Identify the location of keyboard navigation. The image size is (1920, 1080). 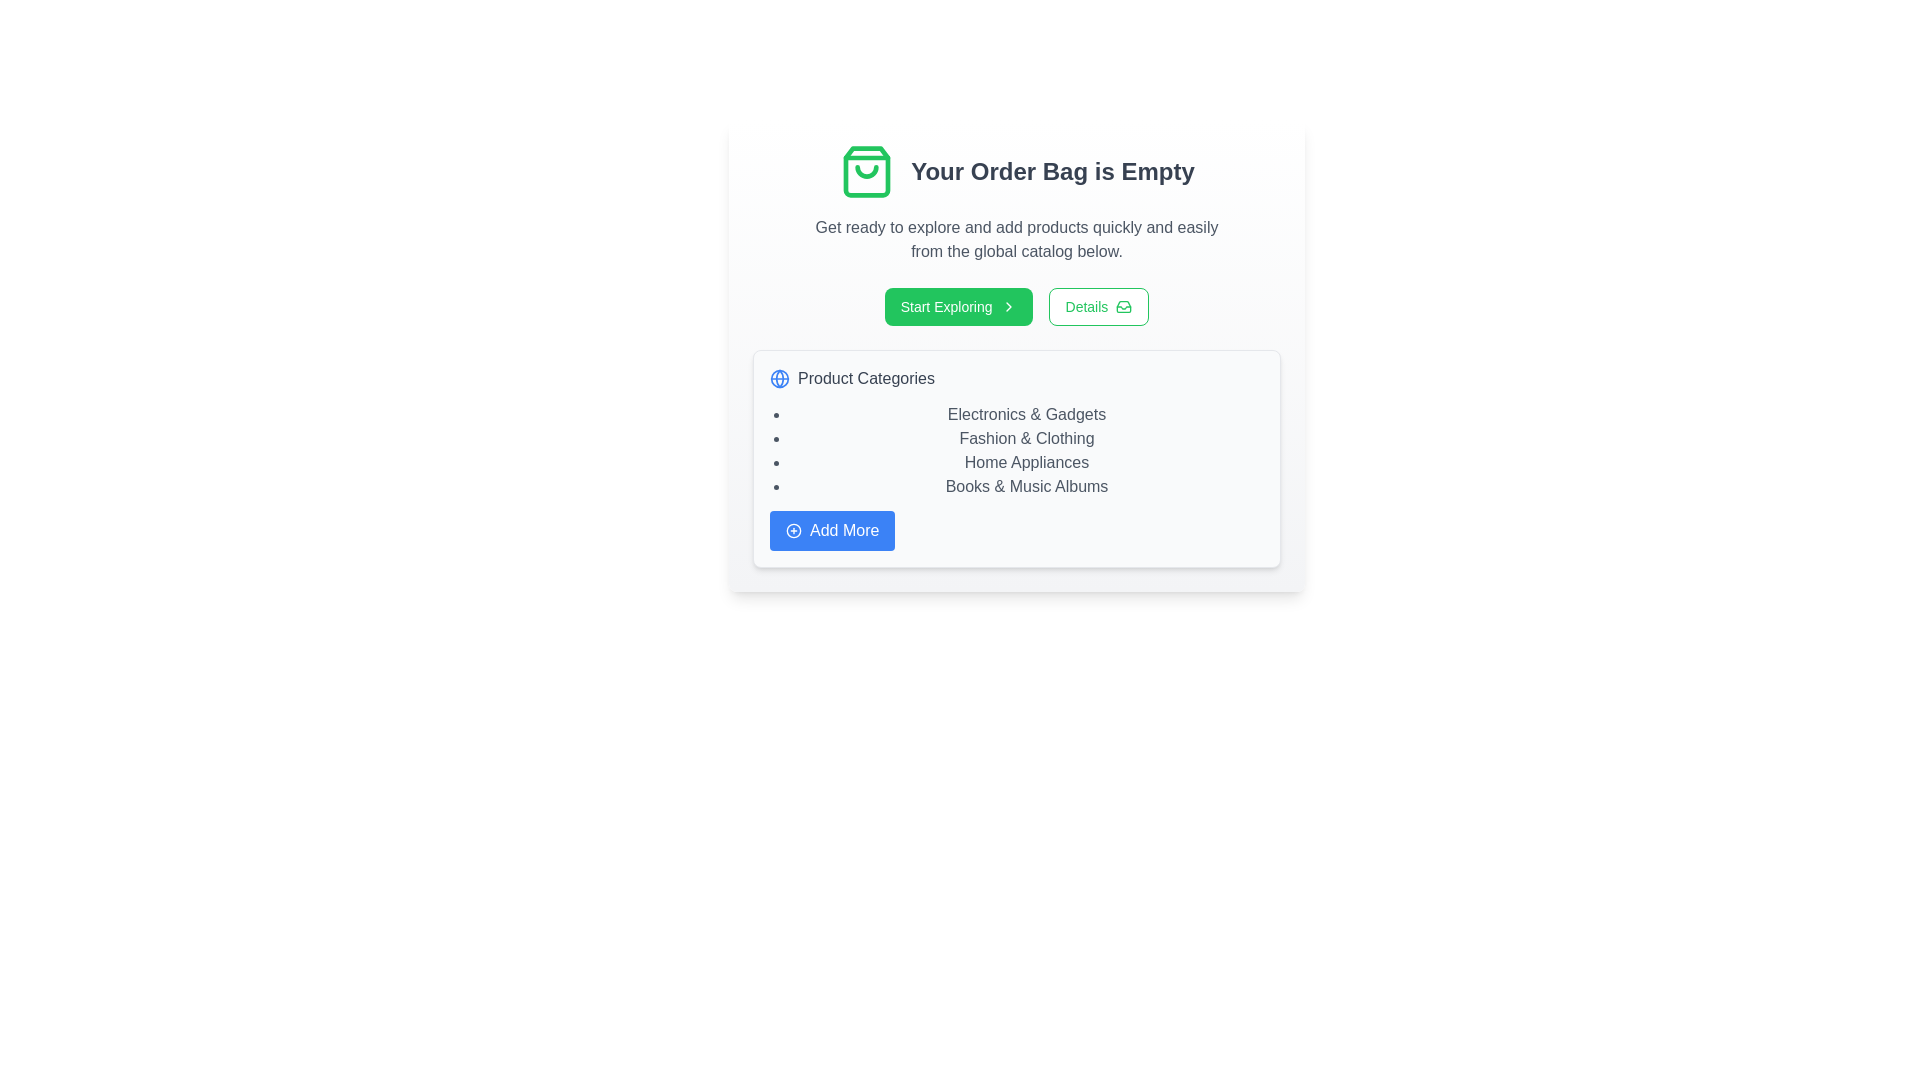
(957, 307).